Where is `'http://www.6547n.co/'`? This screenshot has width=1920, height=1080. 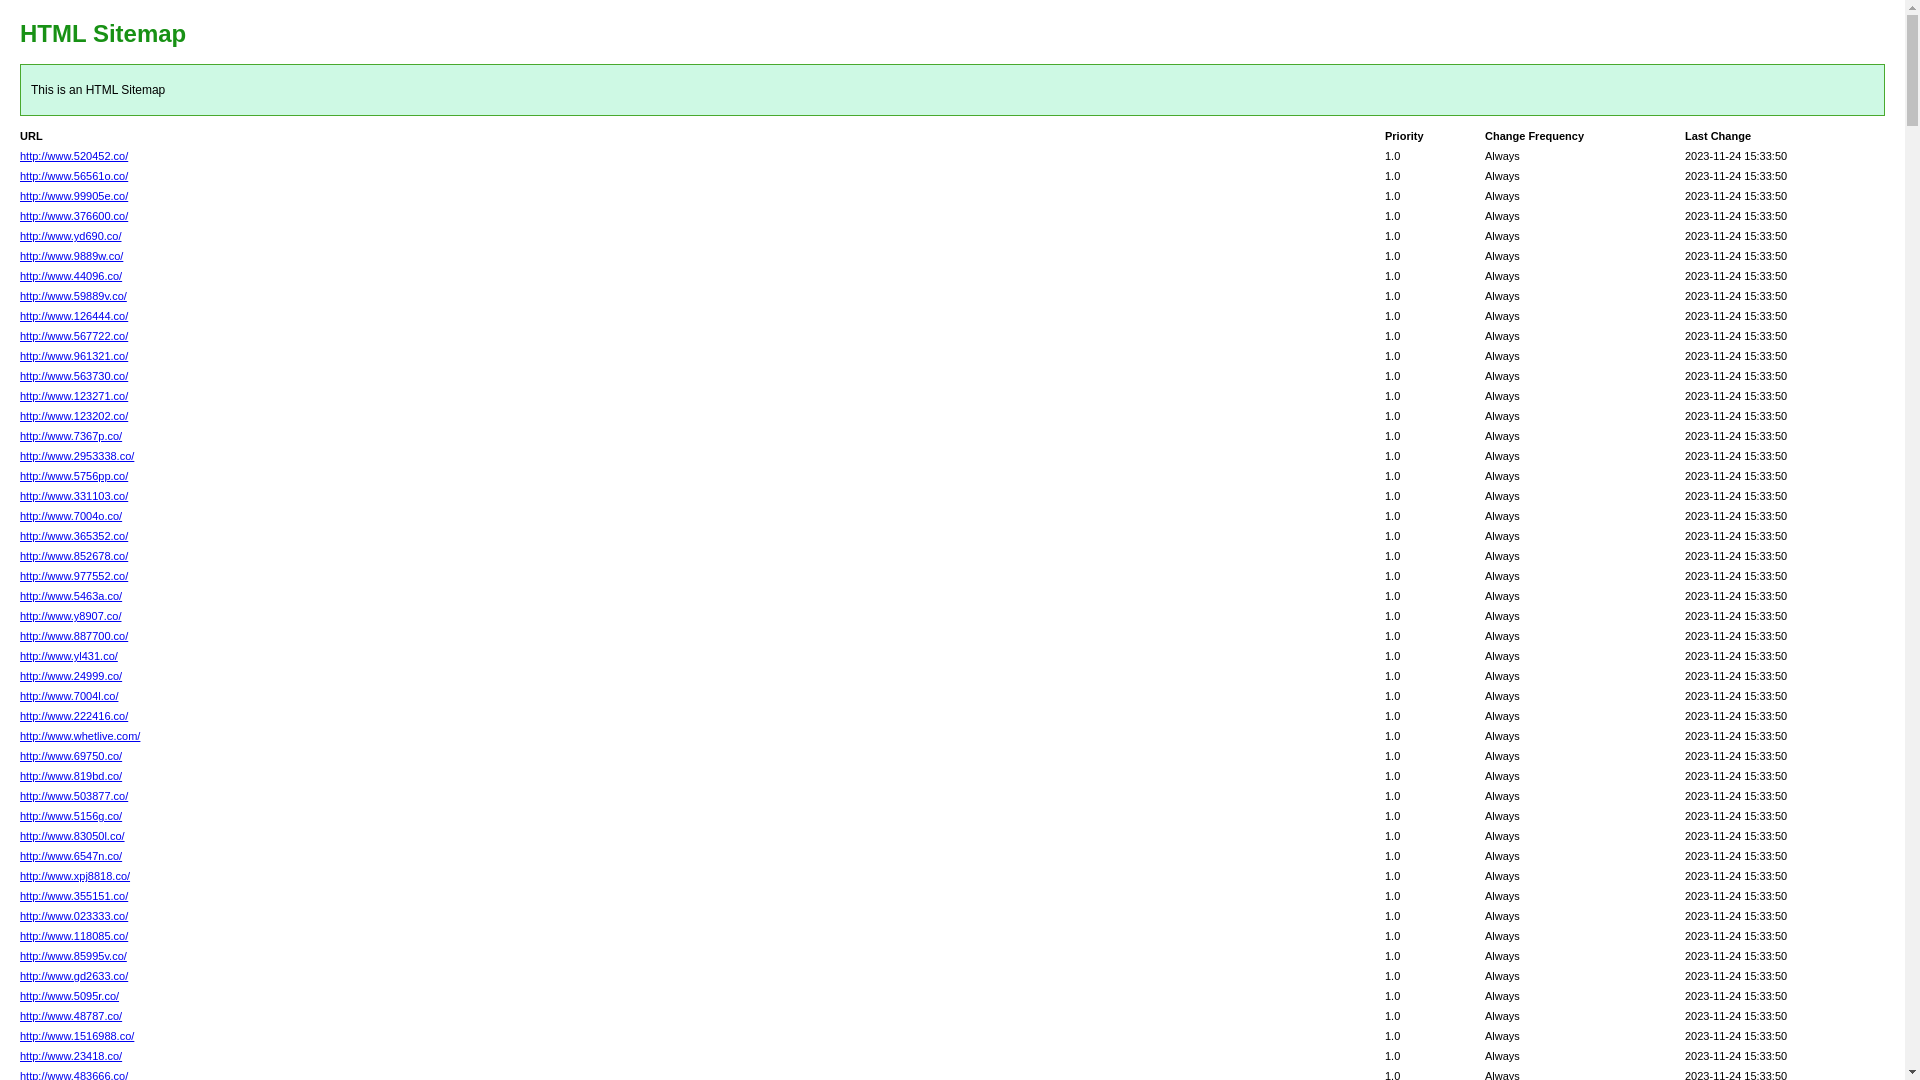 'http://www.6547n.co/' is located at coordinates (71, 855).